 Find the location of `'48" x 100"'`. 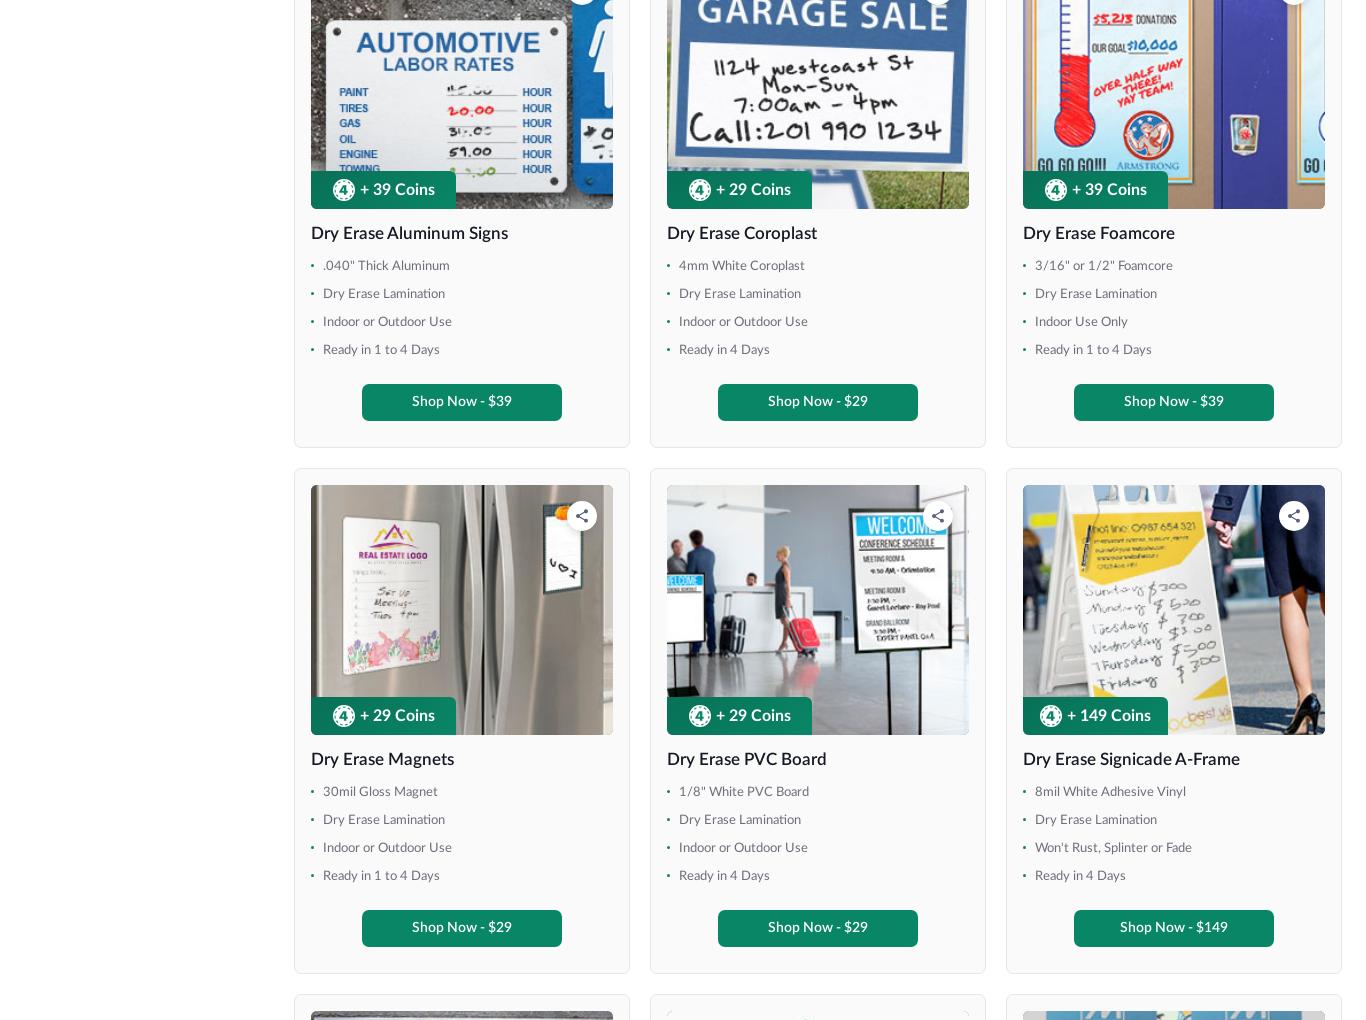

'48" x 100"' is located at coordinates (86, 877).